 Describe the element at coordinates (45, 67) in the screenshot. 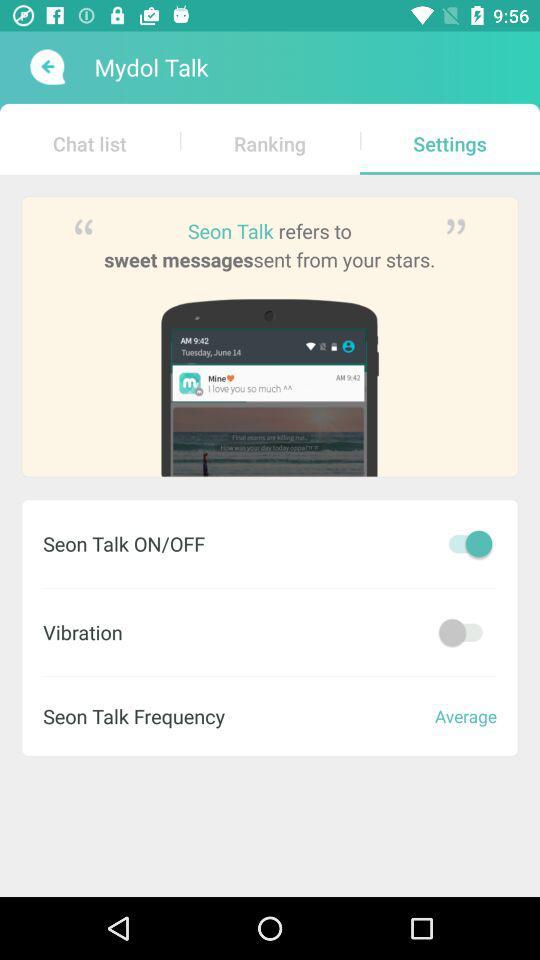

I see `go back` at that location.